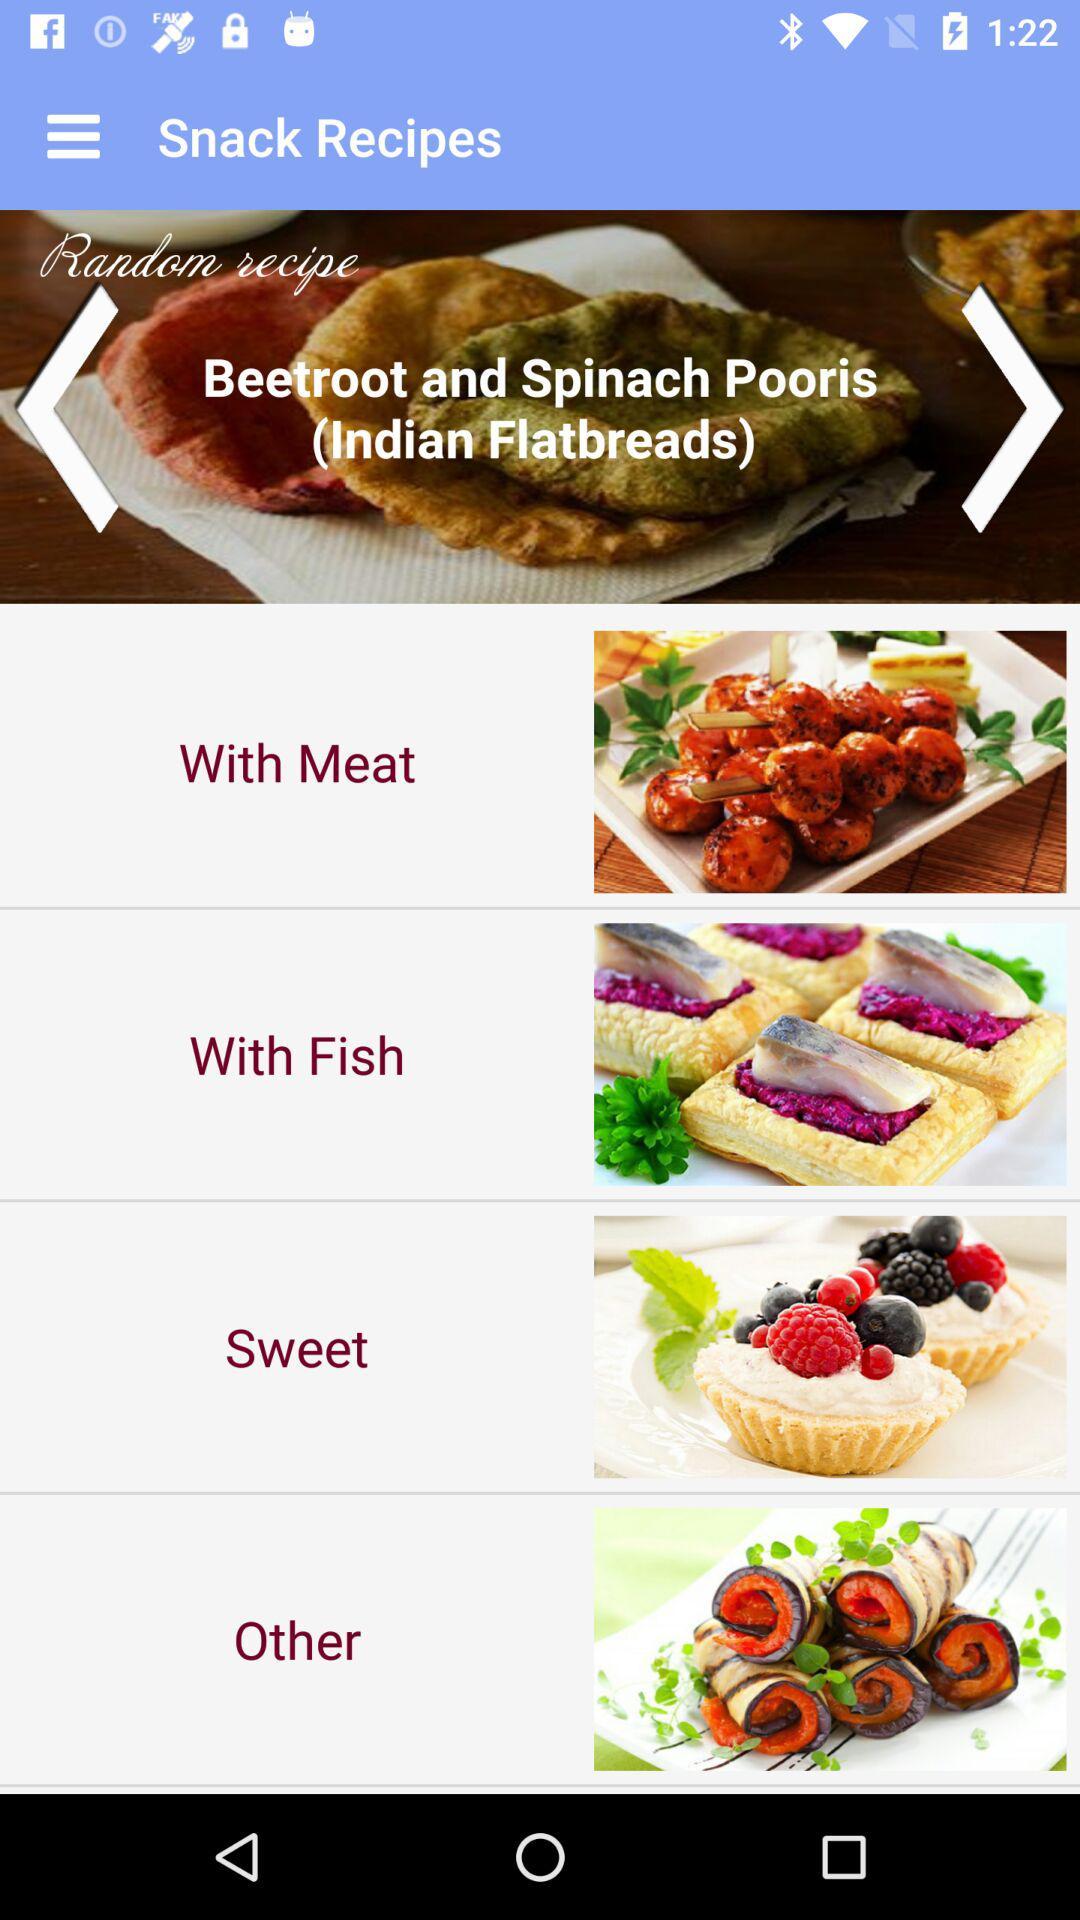 This screenshot has height=1920, width=1080. What do you see at coordinates (297, 1639) in the screenshot?
I see `the other icon` at bounding box center [297, 1639].